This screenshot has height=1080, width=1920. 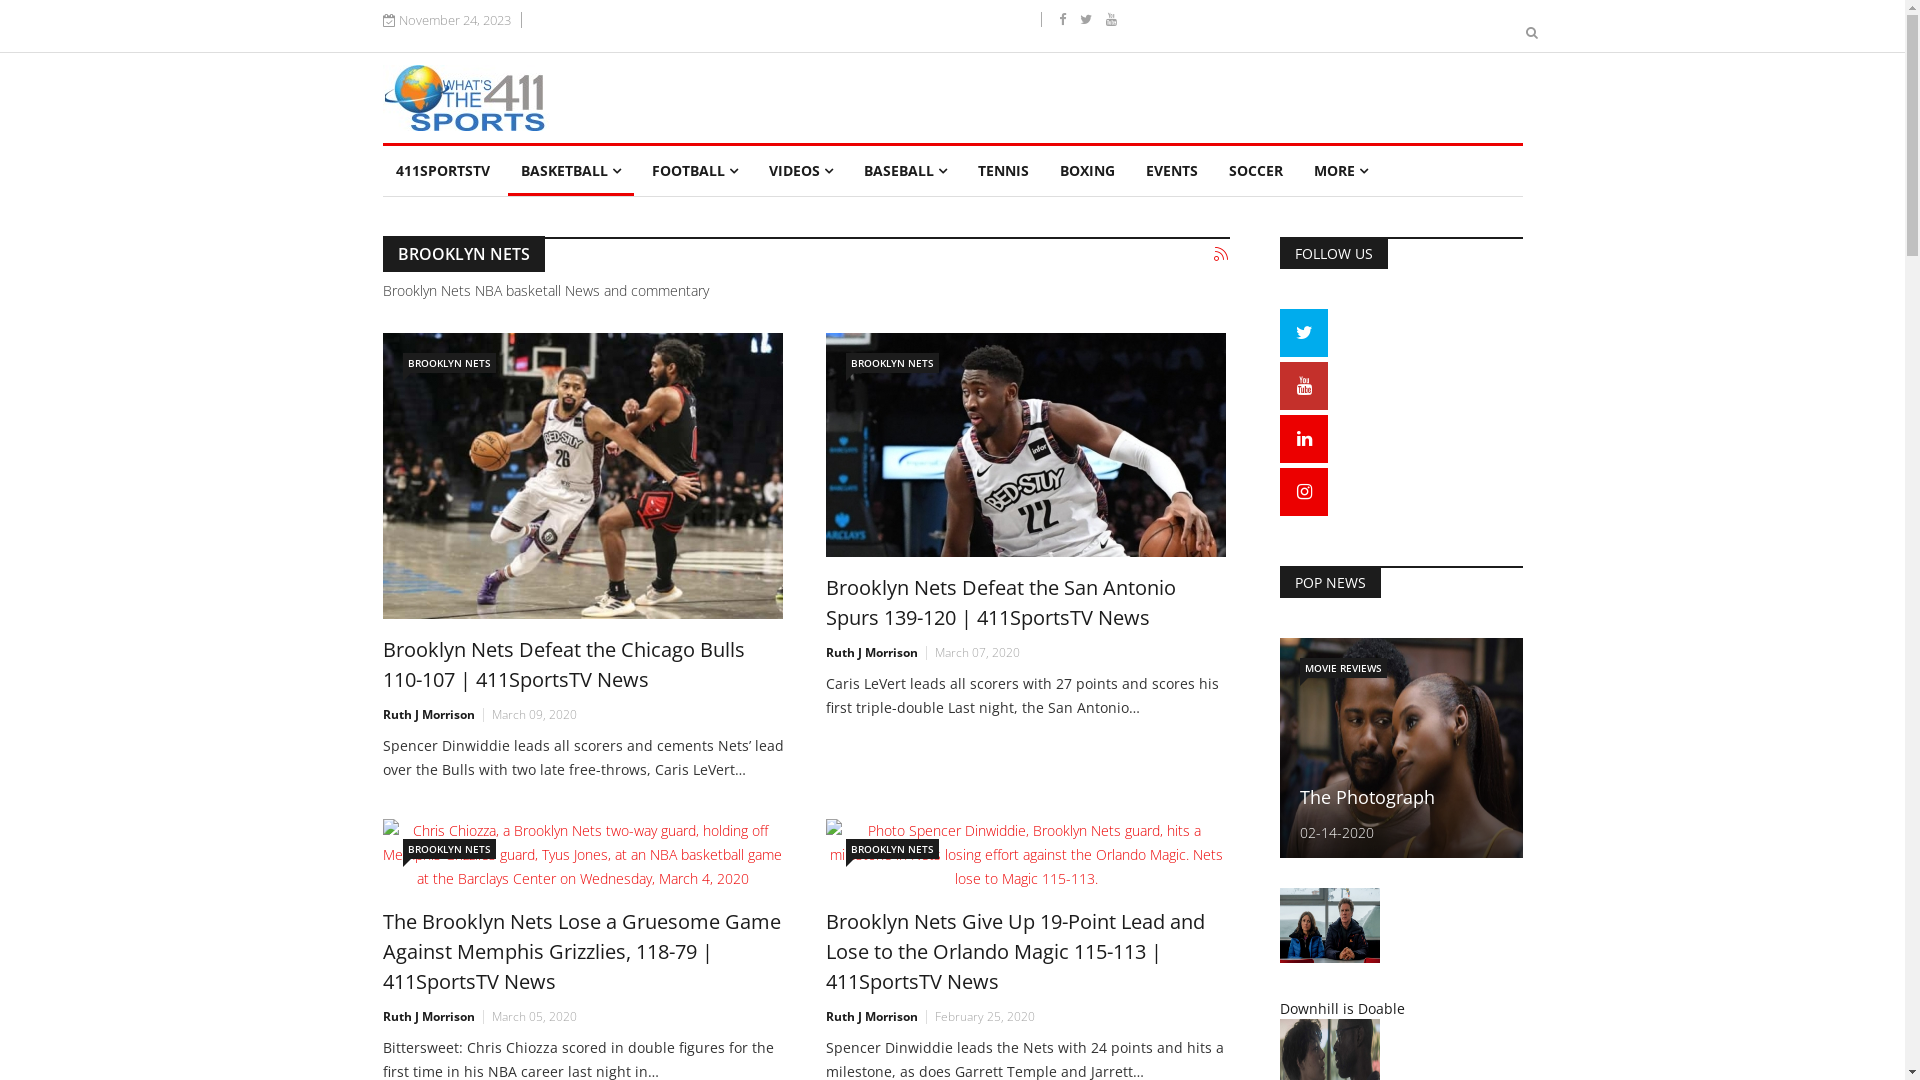 I want to click on 'Subscribe to this RSS feed', so click(x=1221, y=253).